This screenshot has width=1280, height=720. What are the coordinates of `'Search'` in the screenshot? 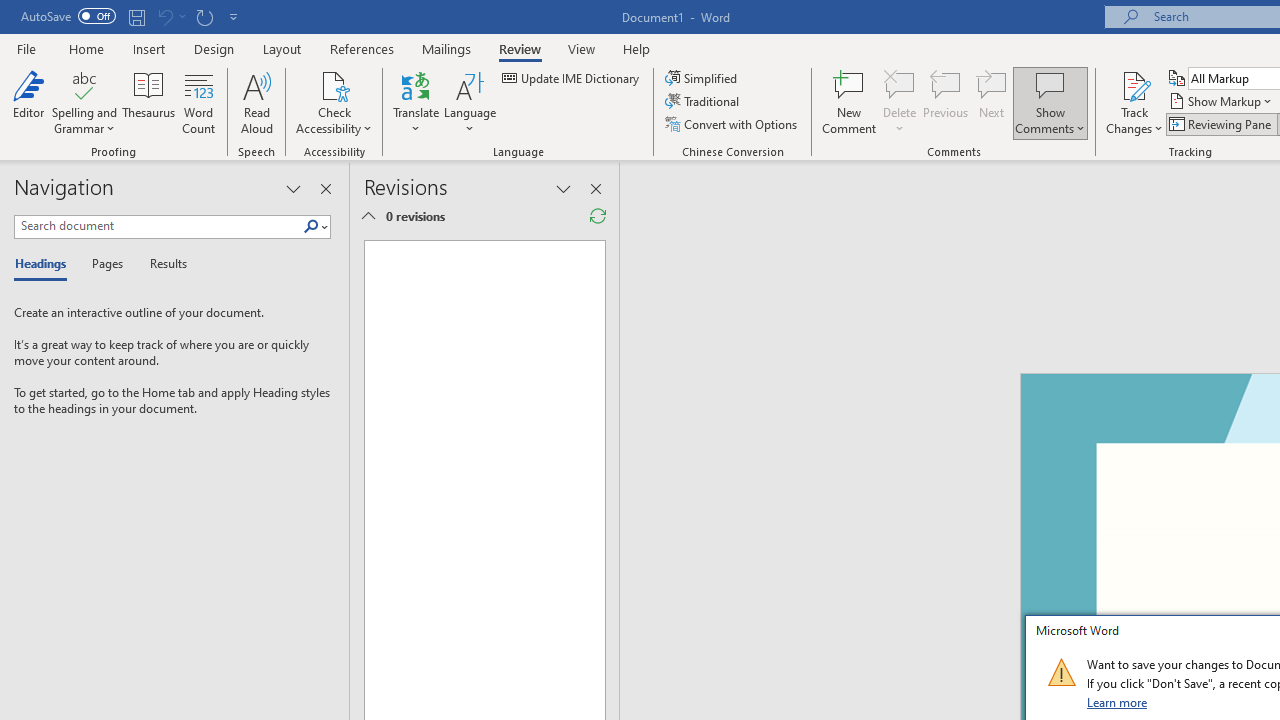 It's located at (310, 226).